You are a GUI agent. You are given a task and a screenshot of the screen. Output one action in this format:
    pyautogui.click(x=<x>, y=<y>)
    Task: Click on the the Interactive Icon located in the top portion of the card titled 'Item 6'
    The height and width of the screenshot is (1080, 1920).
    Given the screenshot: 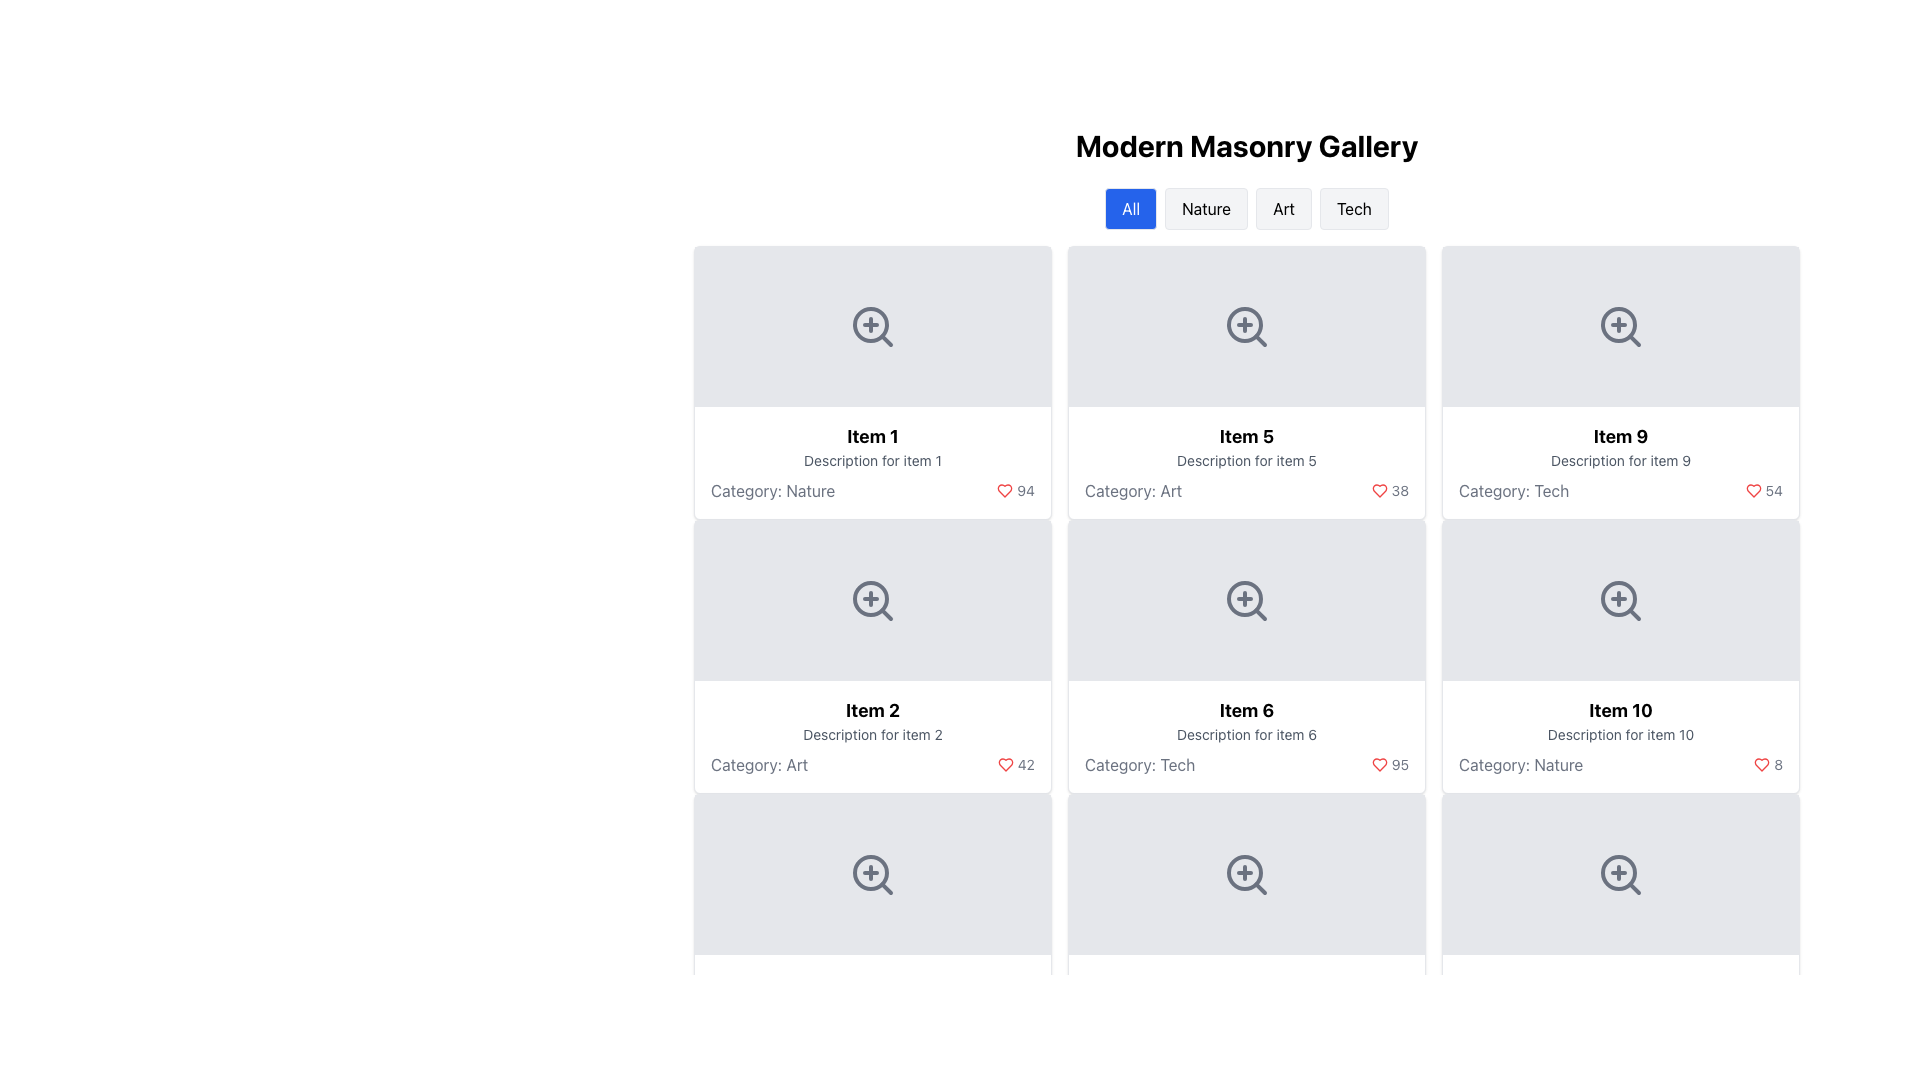 What is the action you would take?
    pyautogui.click(x=1246, y=600)
    